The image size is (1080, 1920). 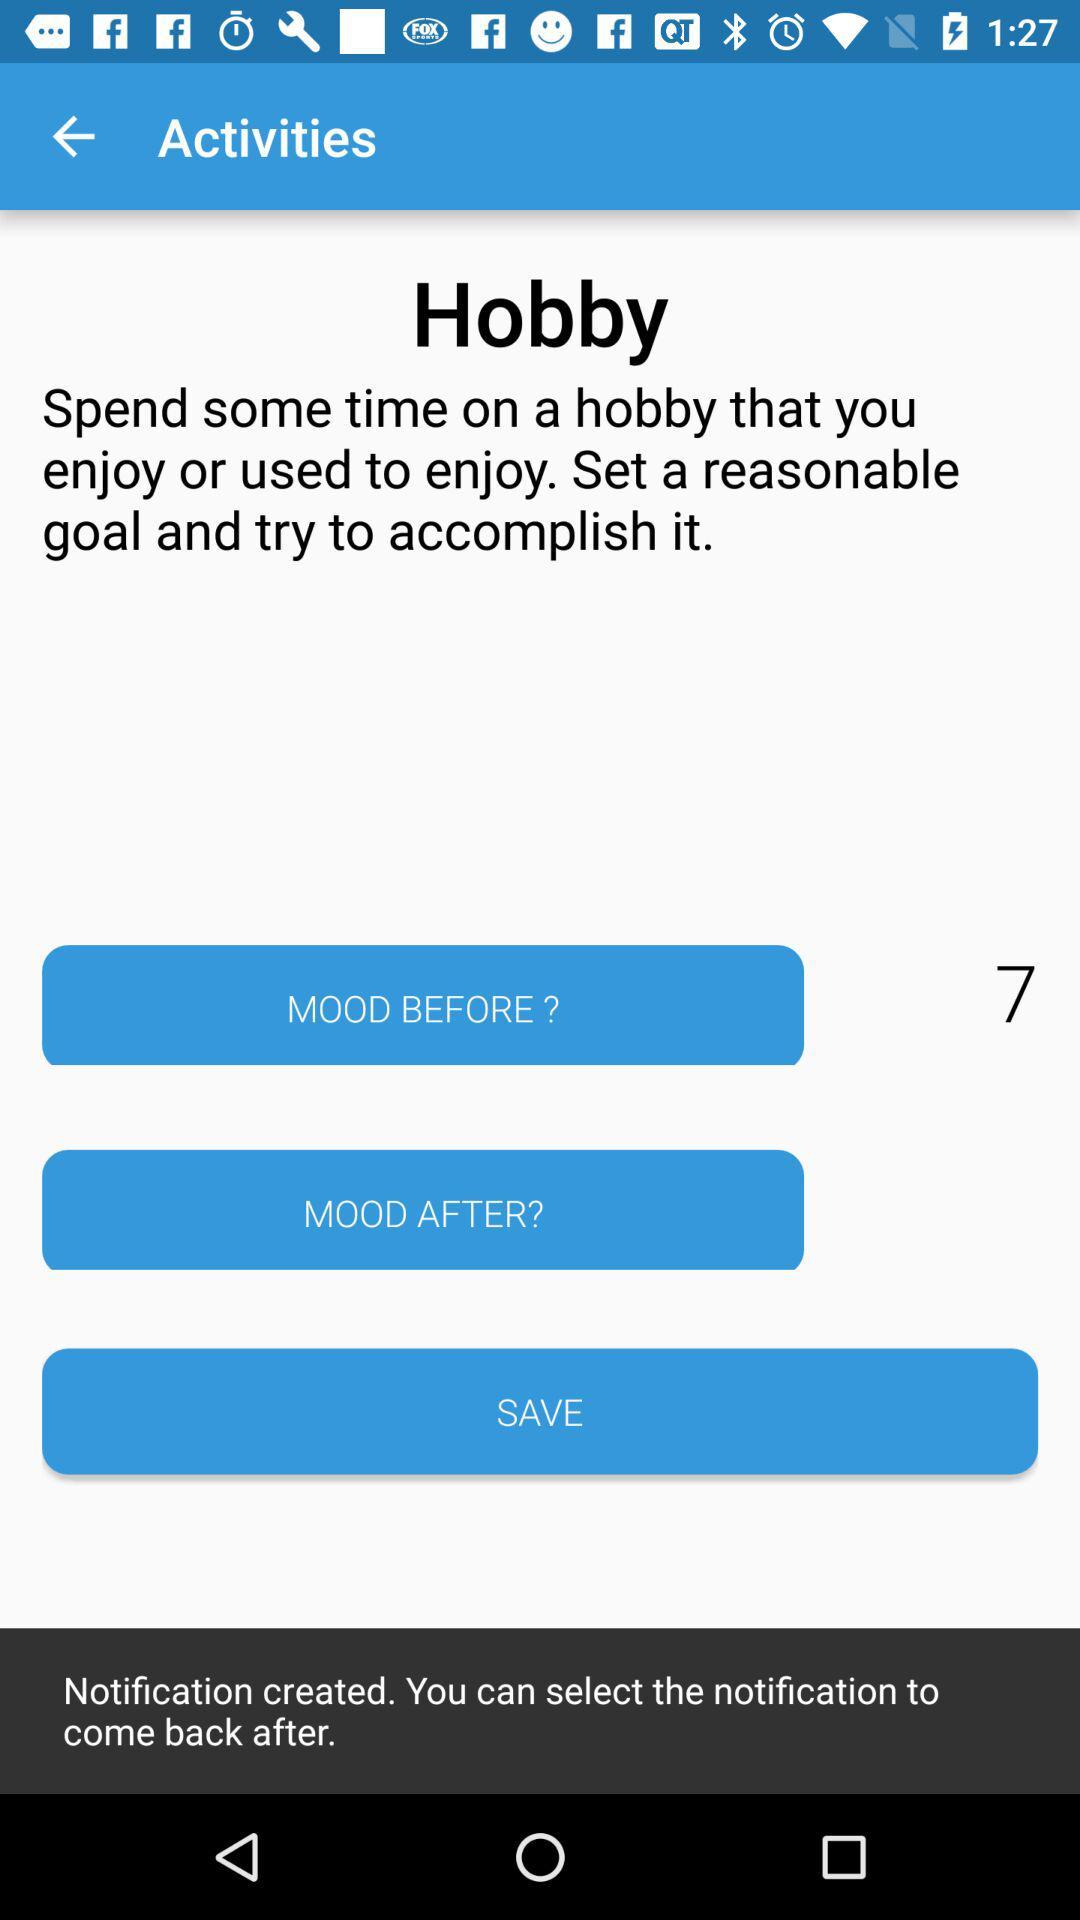 What do you see at coordinates (540, 1410) in the screenshot?
I see `save item` at bounding box center [540, 1410].